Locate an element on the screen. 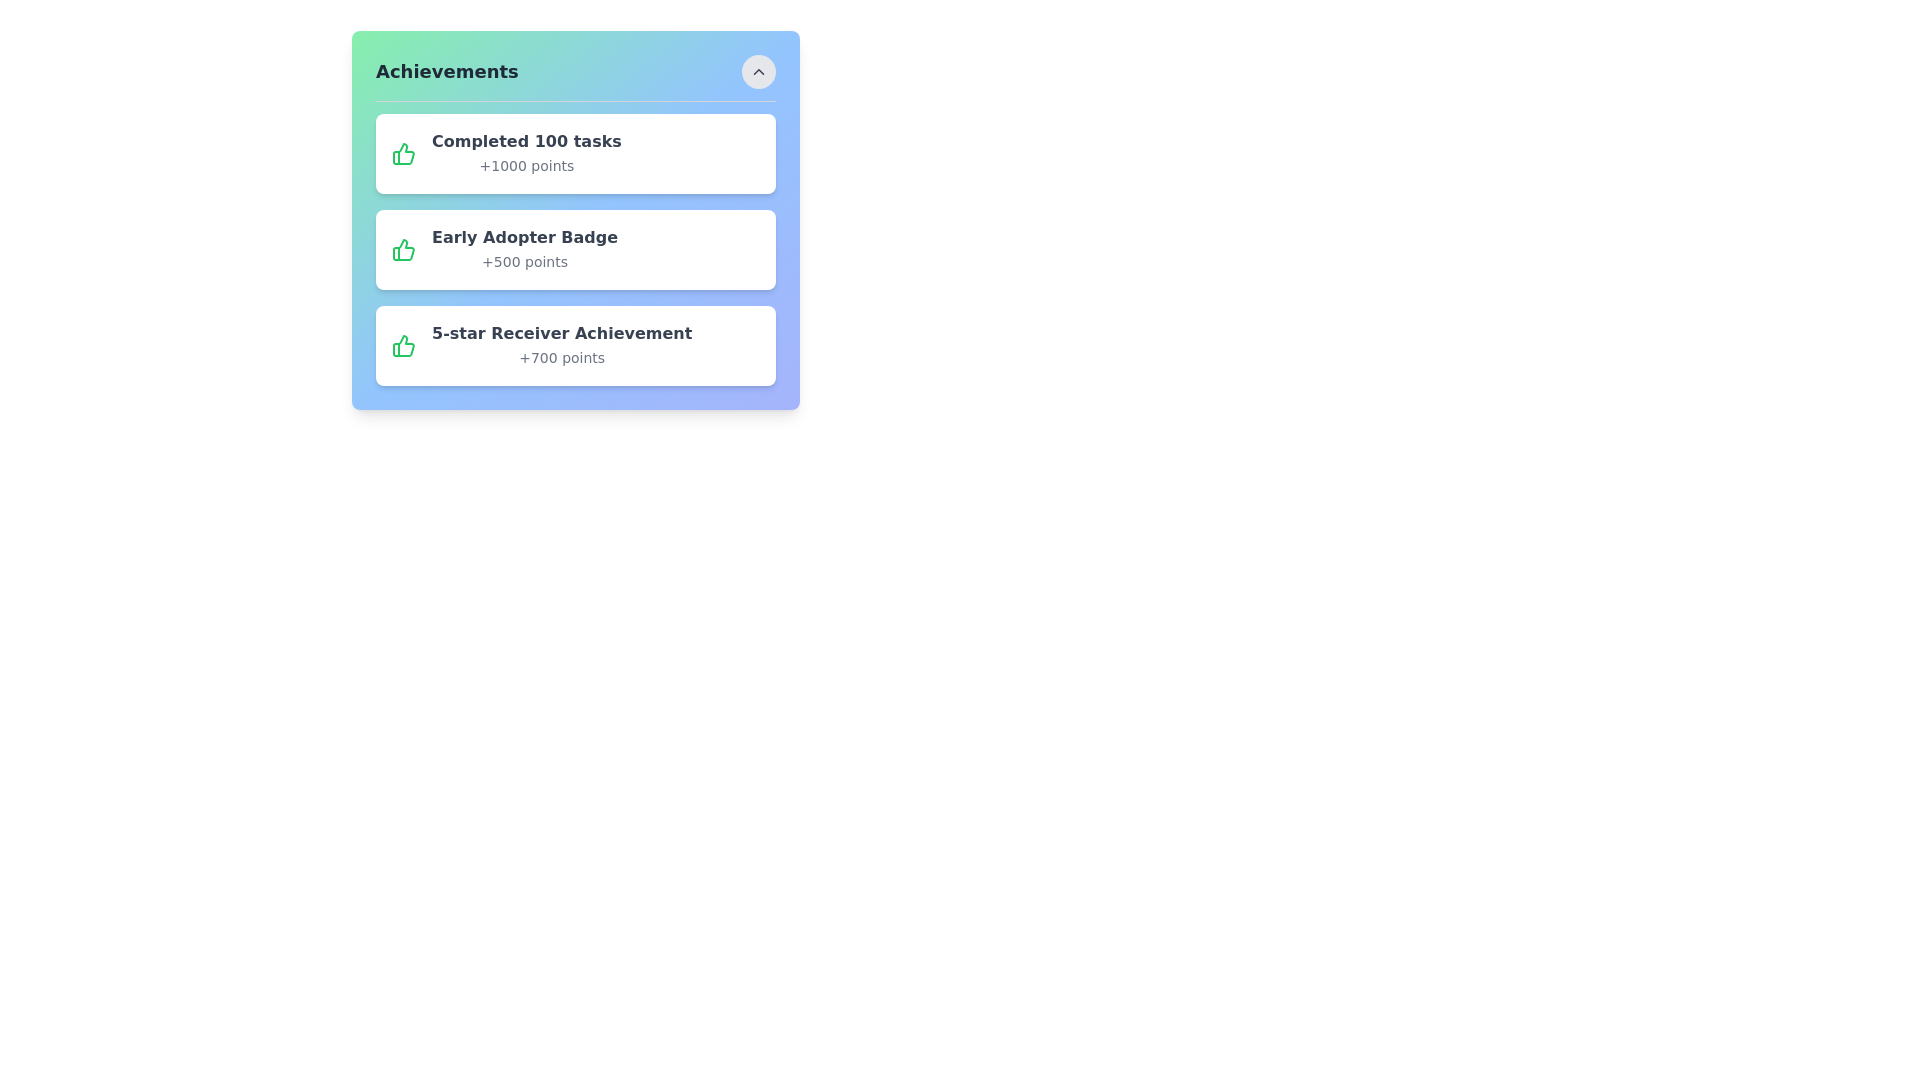 This screenshot has width=1920, height=1080. the section header text indicating achievements or awards, located at the top-left of the content box is located at coordinates (446, 71).